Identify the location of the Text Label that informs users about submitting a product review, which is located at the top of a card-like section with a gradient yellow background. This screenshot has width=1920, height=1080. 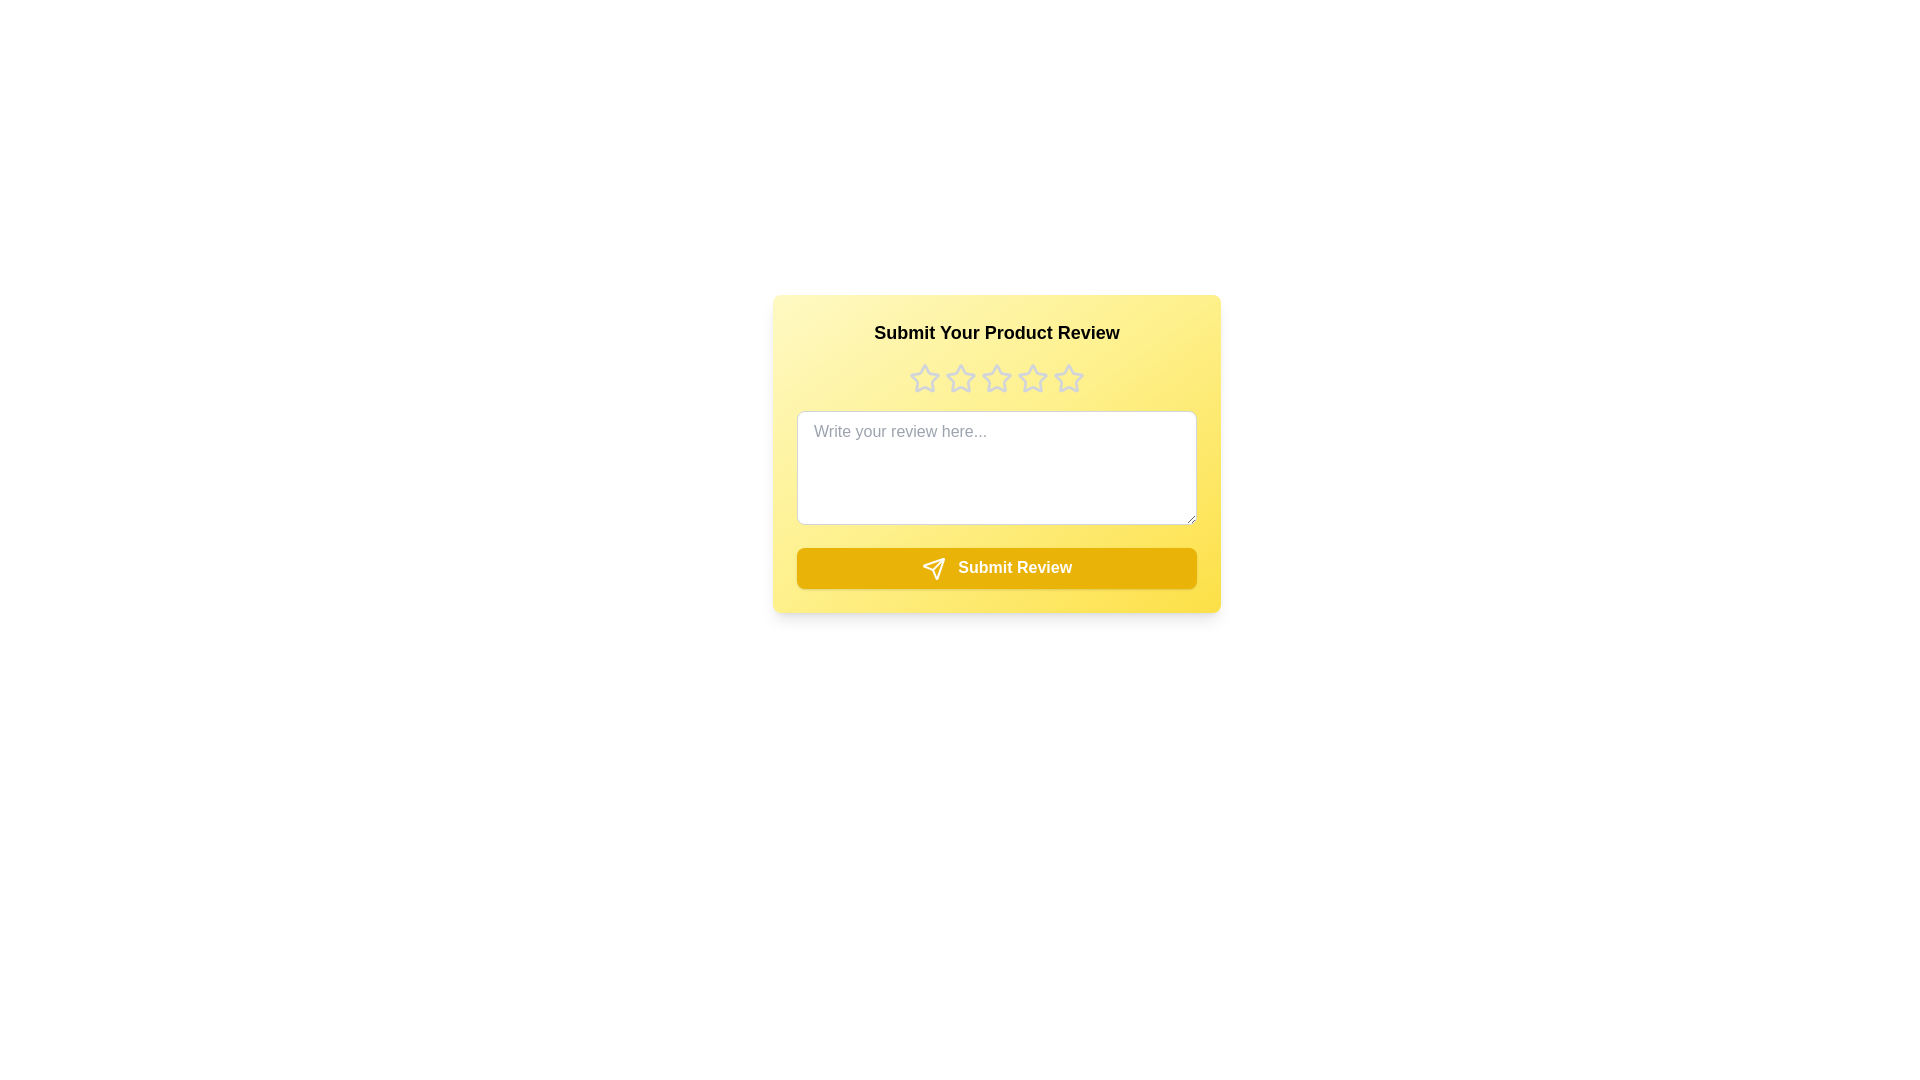
(997, 331).